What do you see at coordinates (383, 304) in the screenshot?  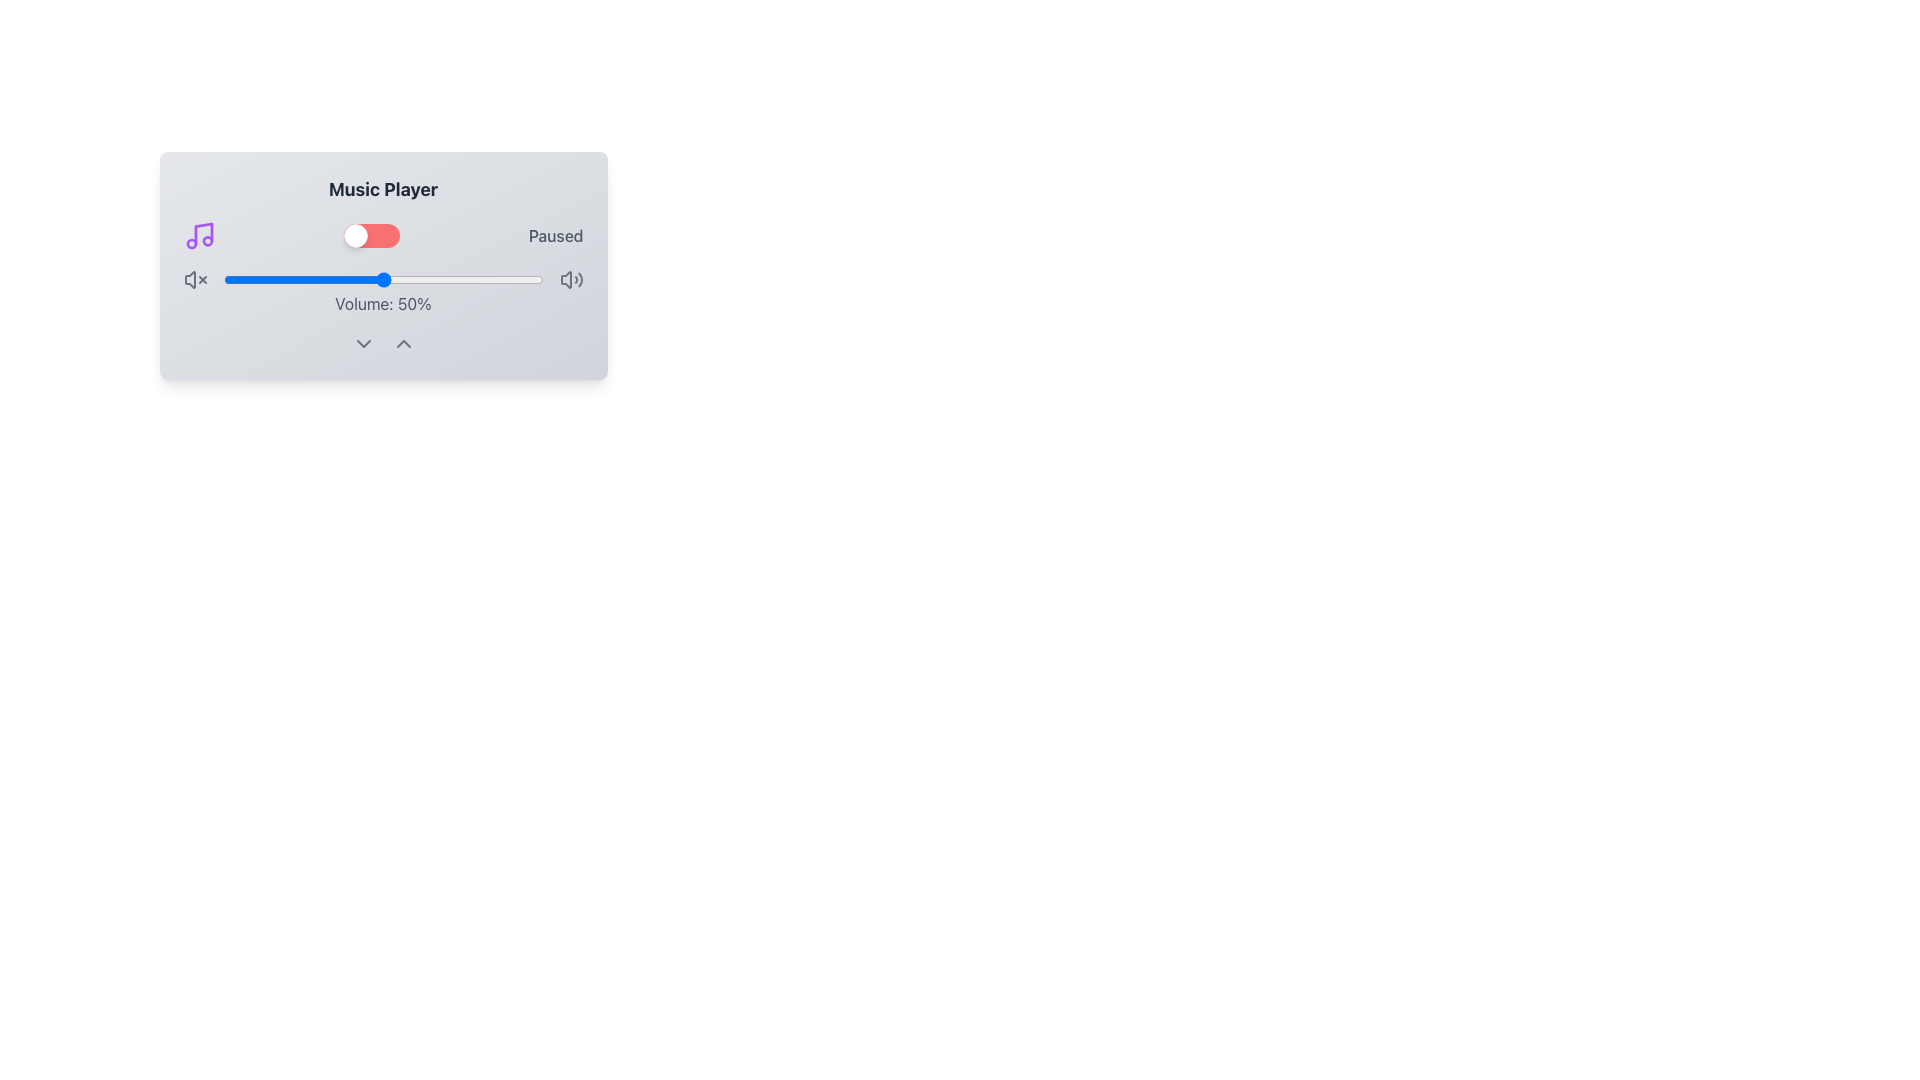 I see `the text label displaying 'Volume: 50%' which is styled in gray and positioned below the volume slider` at bounding box center [383, 304].